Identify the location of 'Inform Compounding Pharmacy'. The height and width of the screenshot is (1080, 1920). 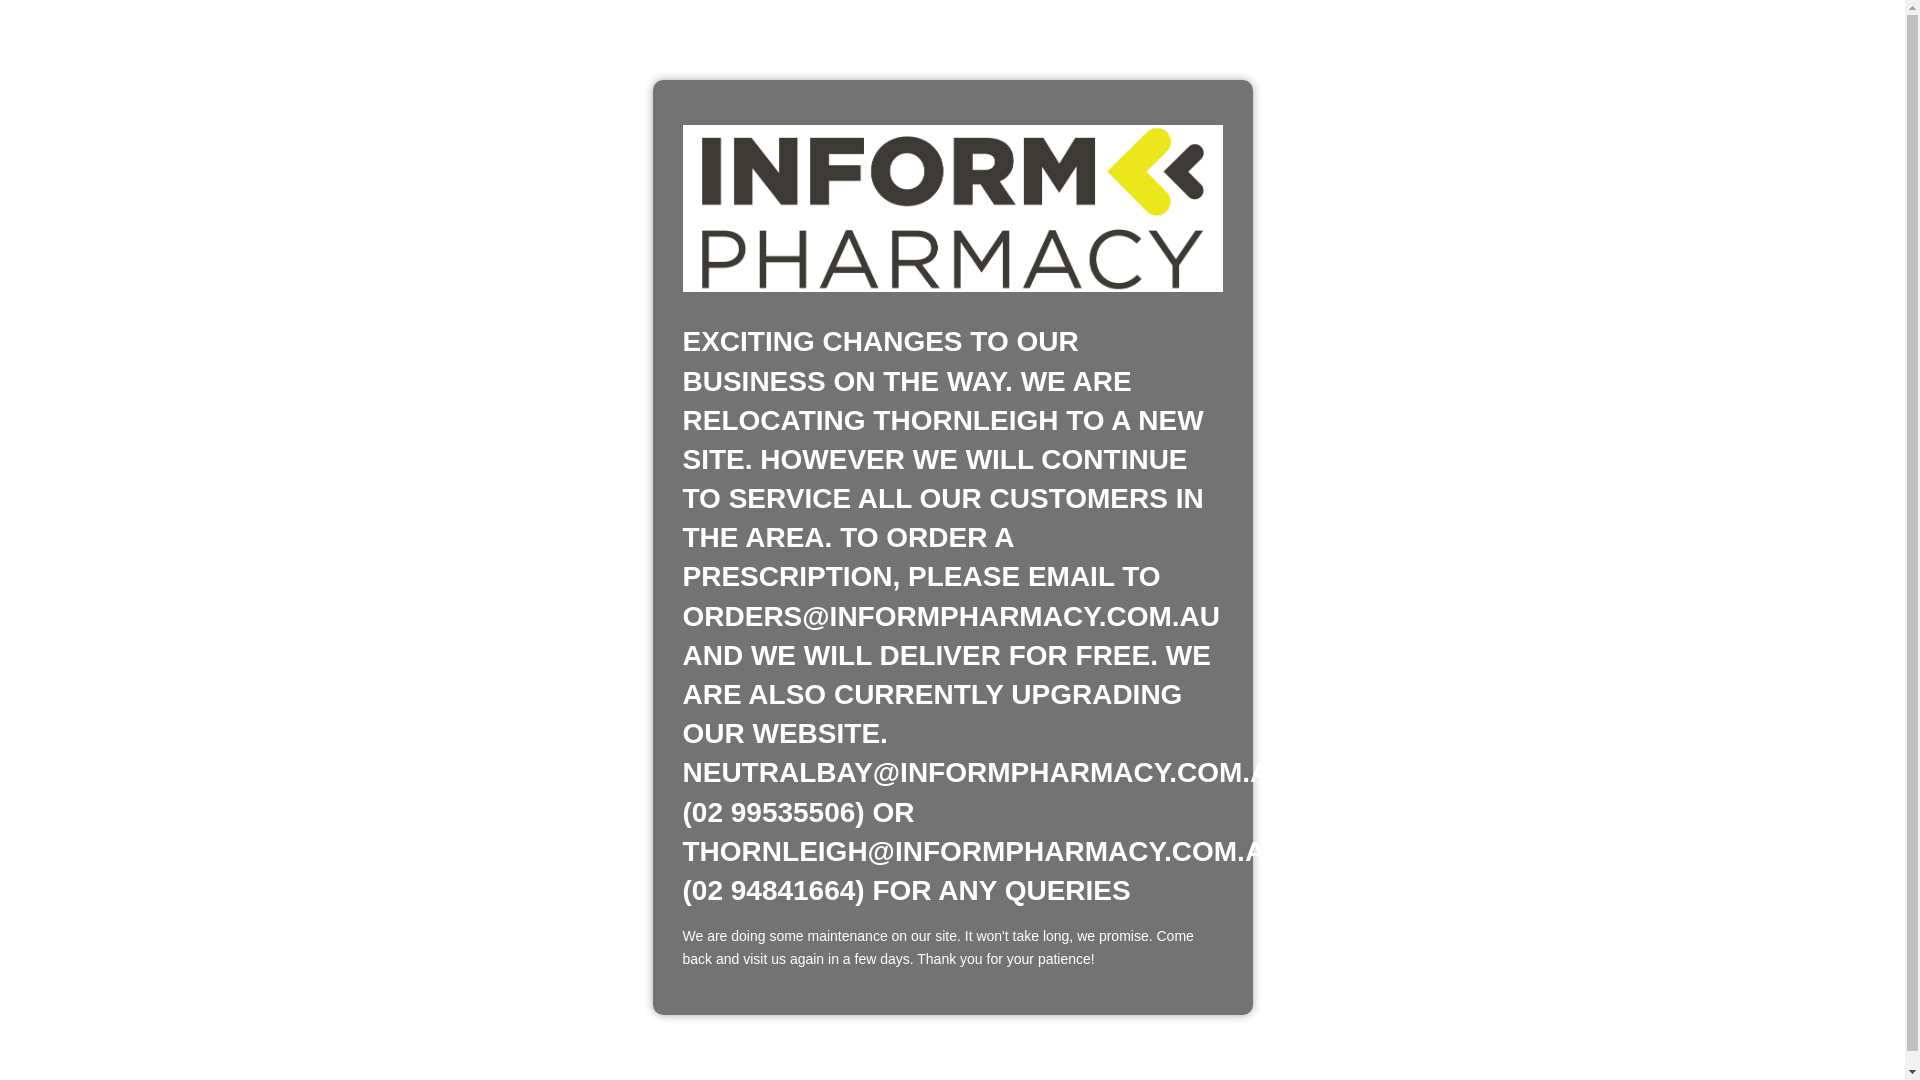
(950, 208).